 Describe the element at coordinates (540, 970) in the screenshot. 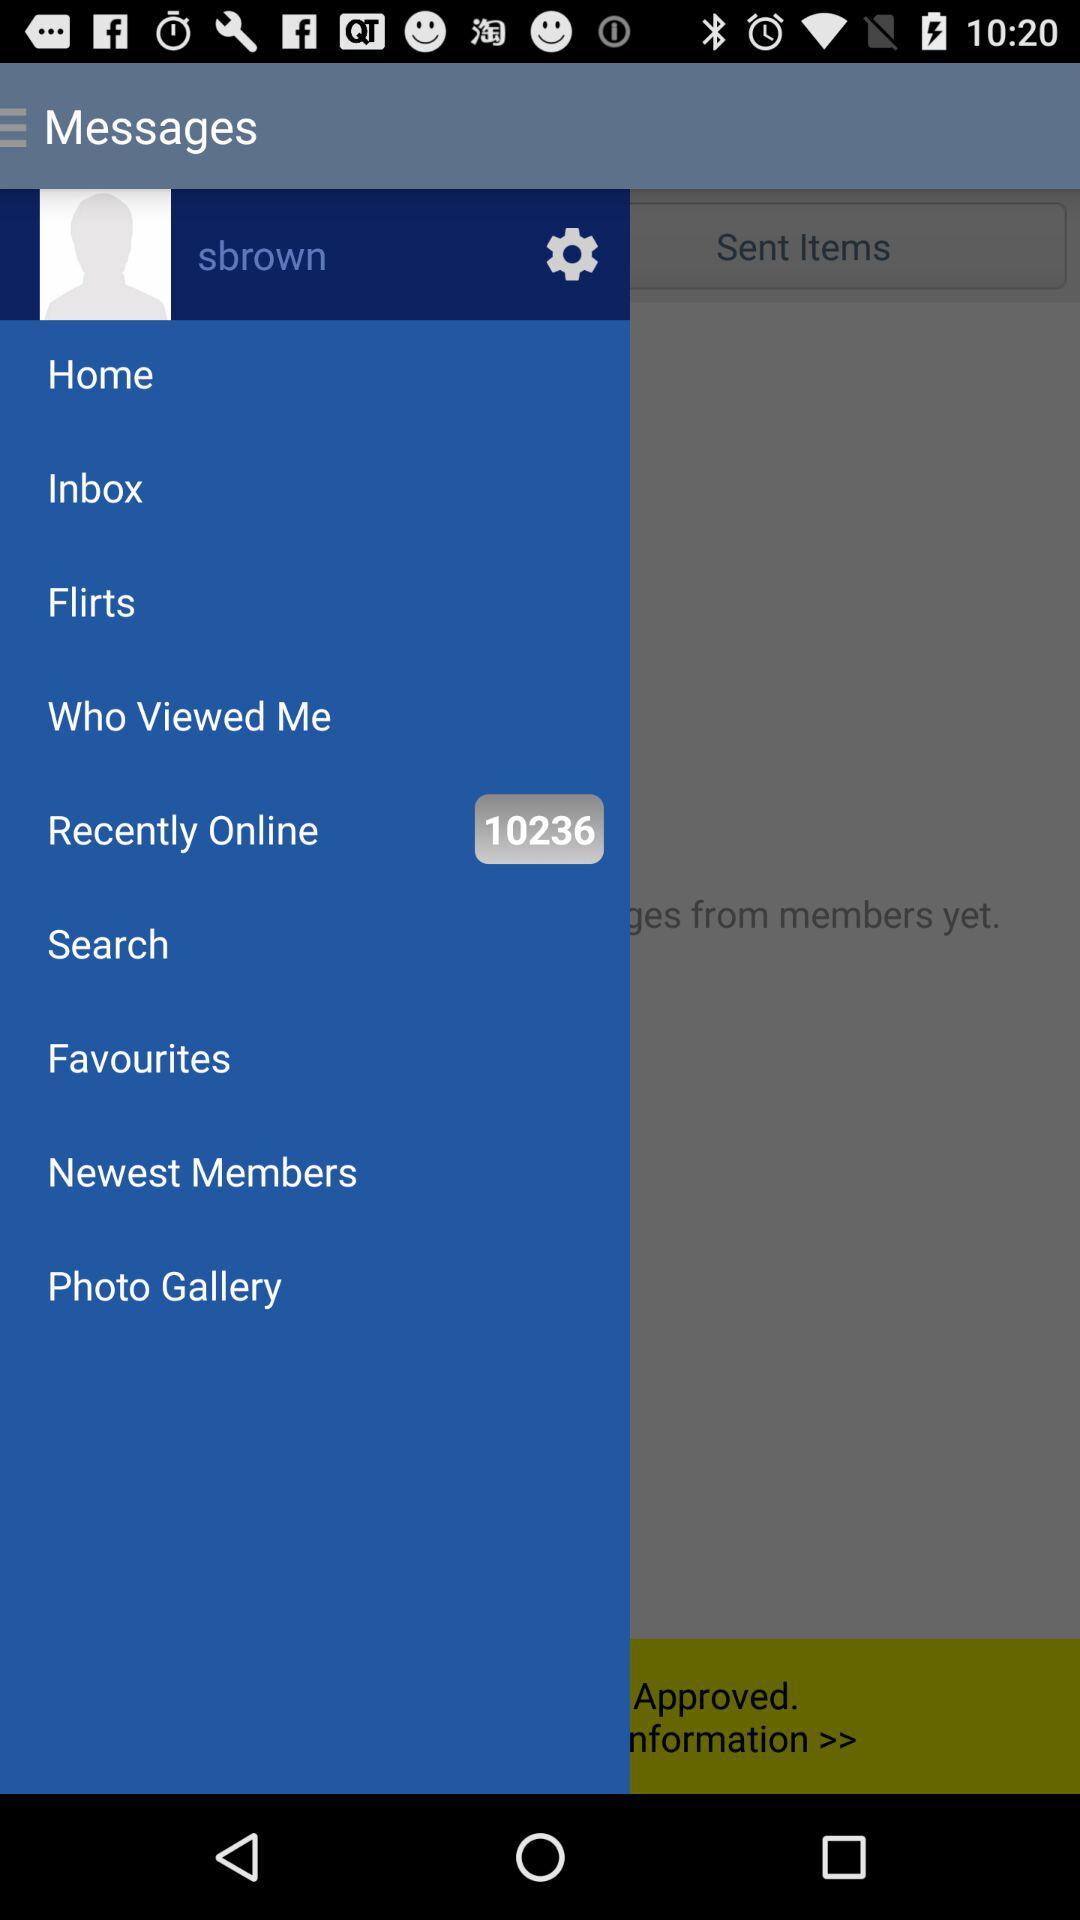

I see `menu bar` at that location.